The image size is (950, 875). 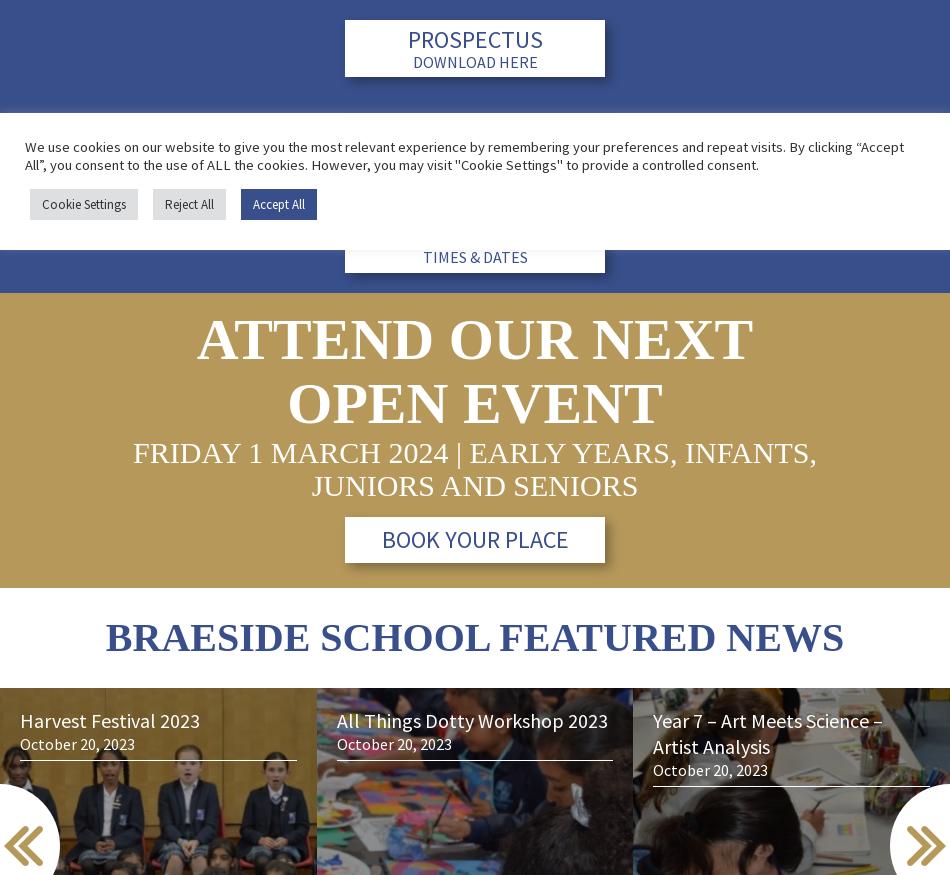 What do you see at coordinates (278, 204) in the screenshot?
I see `'Accept All'` at bounding box center [278, 204].